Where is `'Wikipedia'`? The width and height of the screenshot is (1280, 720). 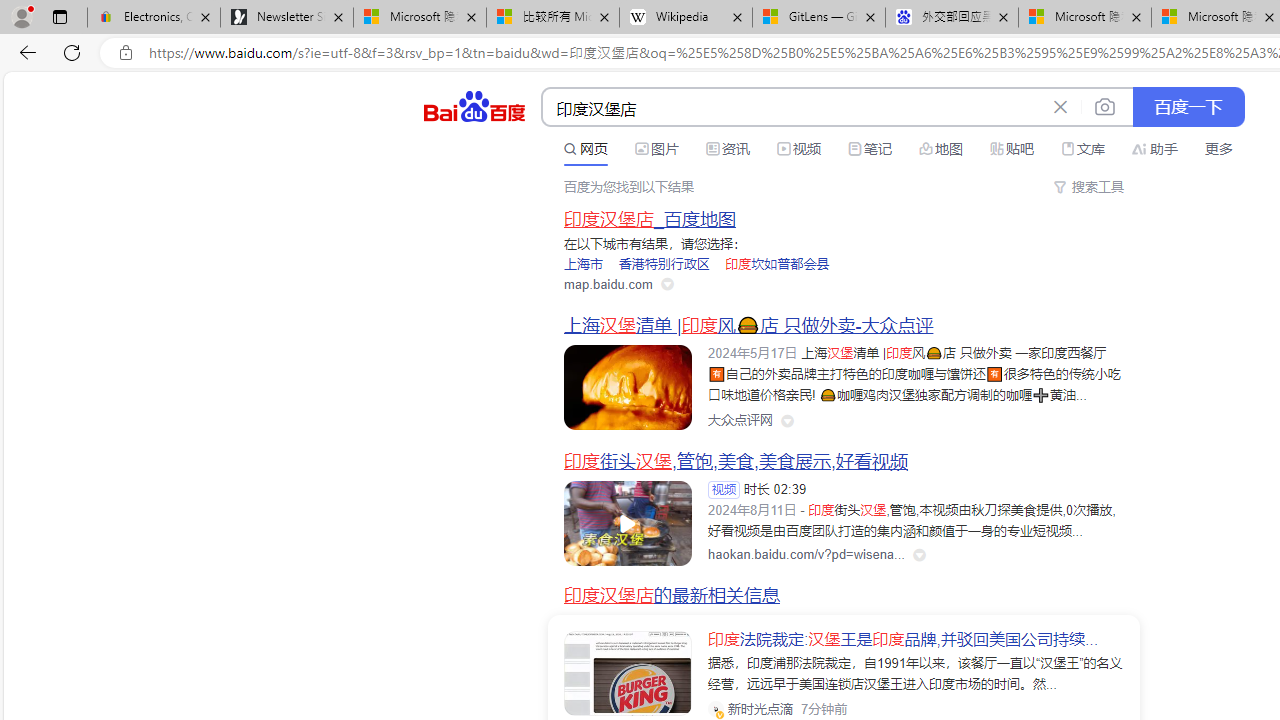
'Wikipedia' is located at coordinates (686, 17).